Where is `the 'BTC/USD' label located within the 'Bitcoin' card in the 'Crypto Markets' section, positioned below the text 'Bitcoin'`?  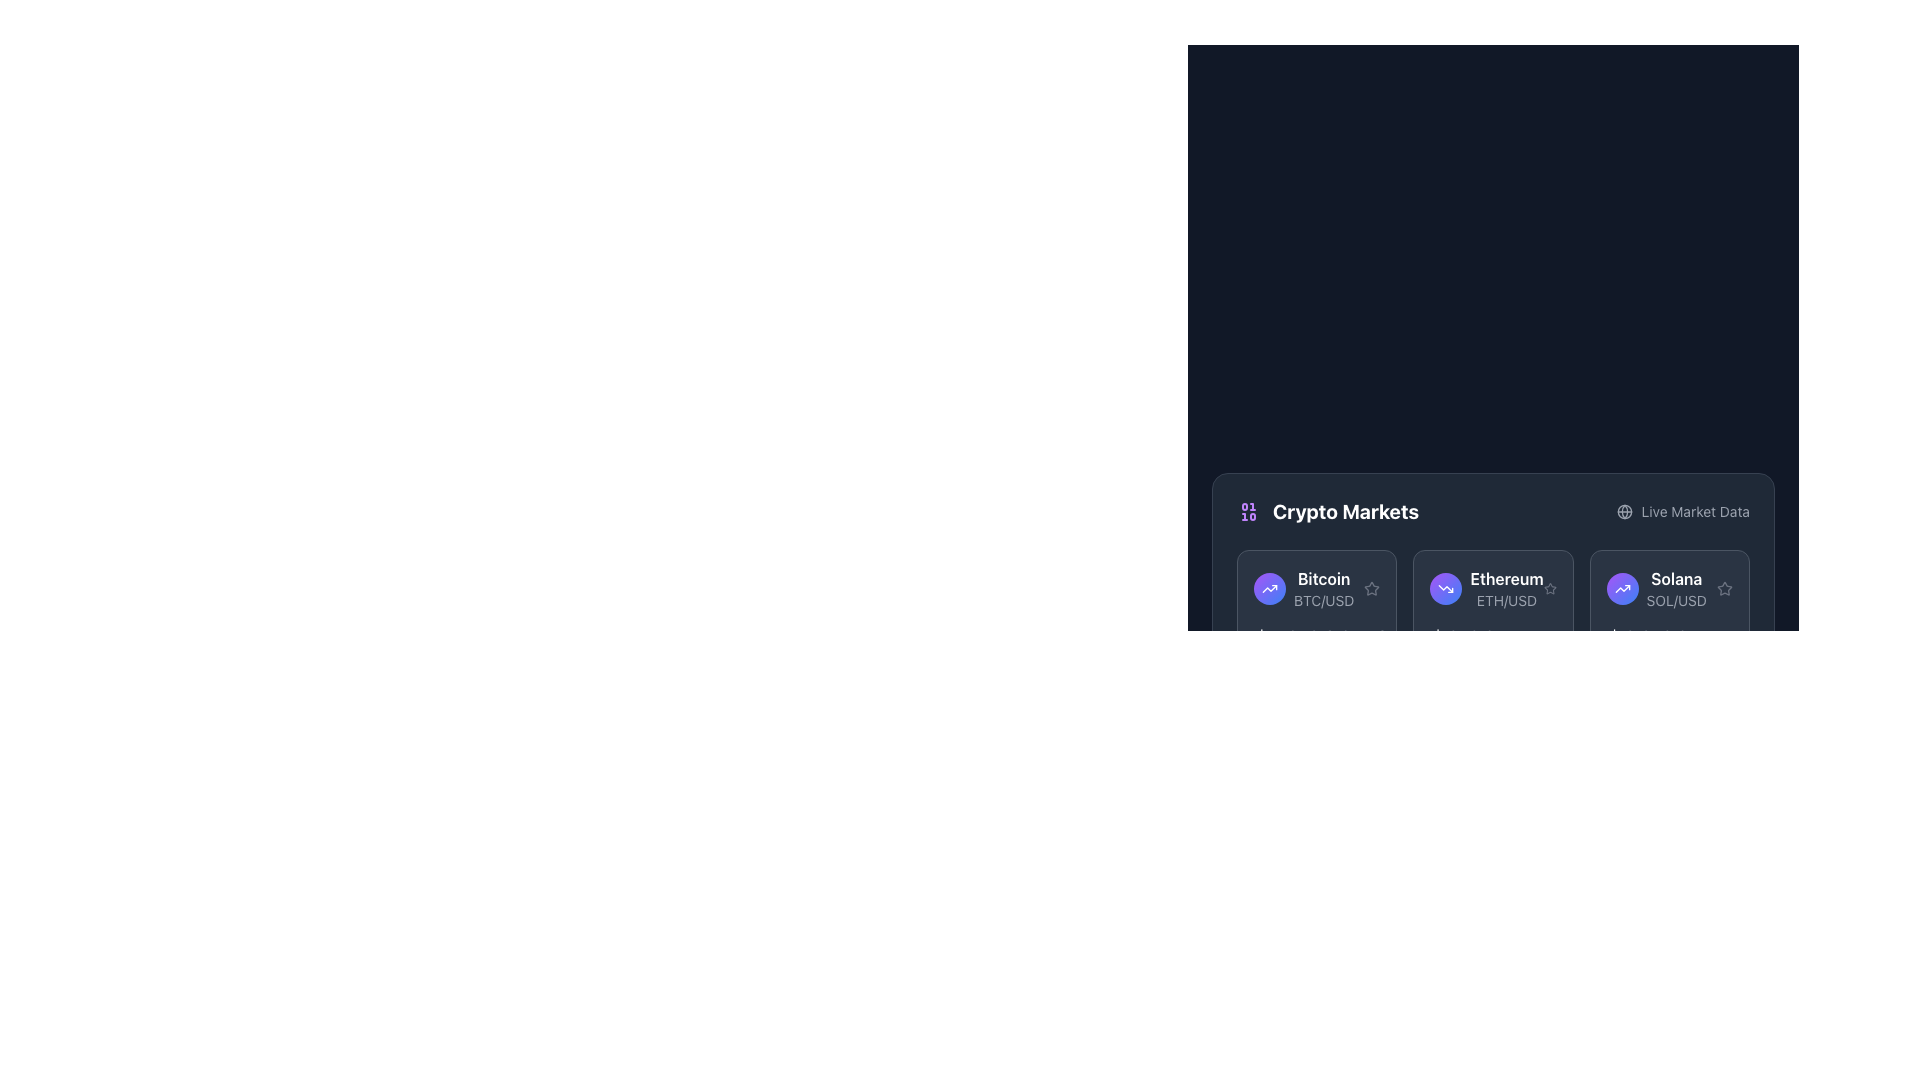
the 'BTC/USD' label located within the 'Bitcoin' card in the 'Crypto Markets' section, positioned below the text 'Bitcoin' is located at coordinates (1324, 600).